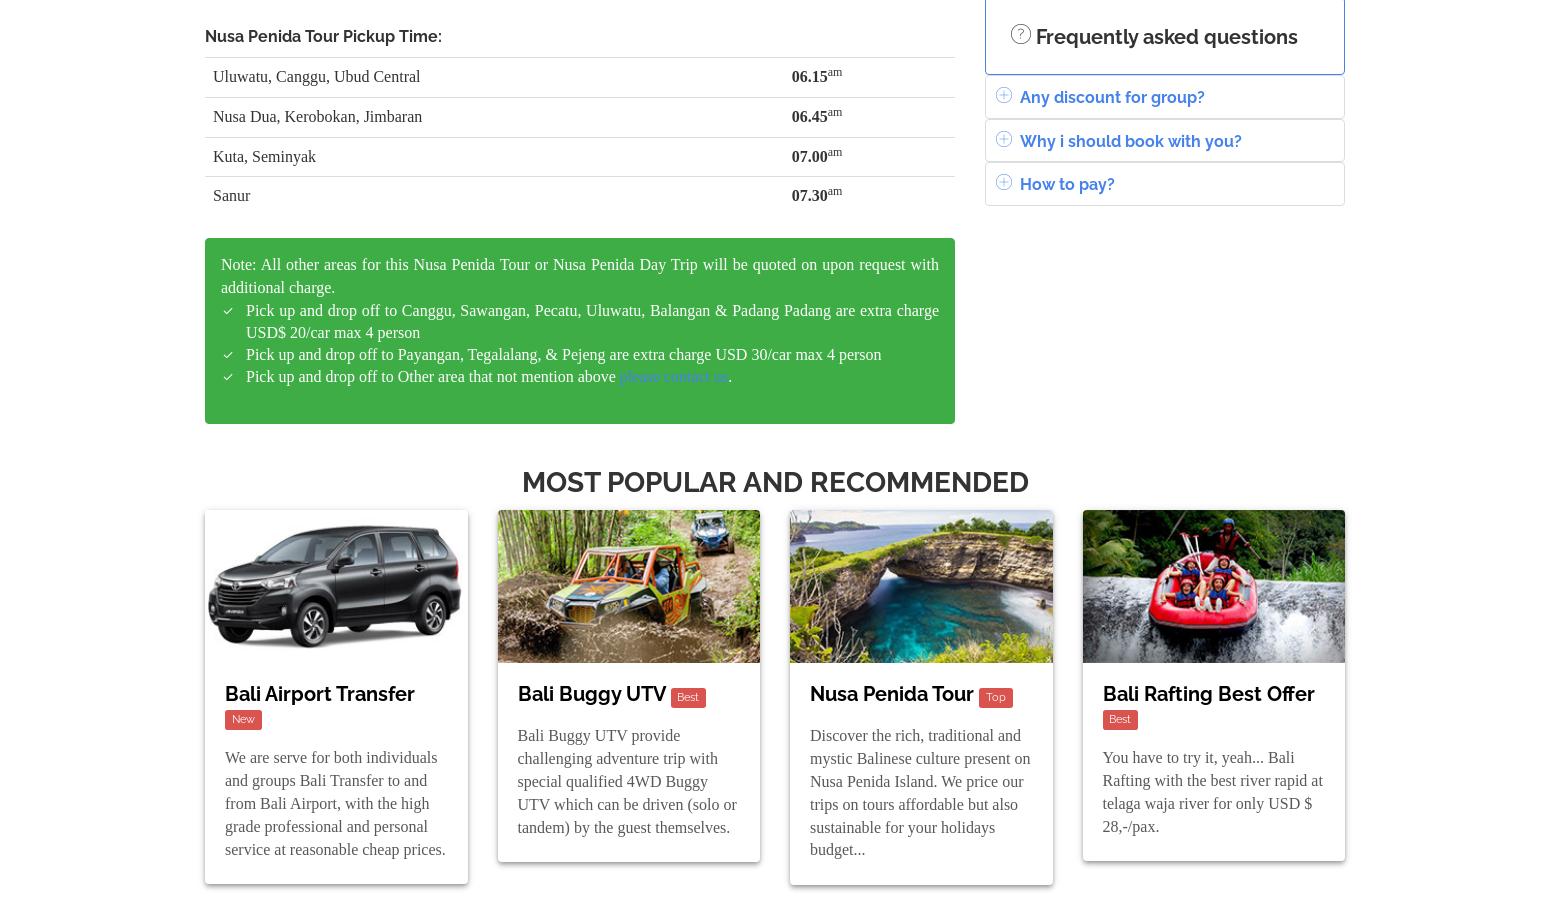  Describe the element at coordinates (1110, 96) in the screenshot. I see `'Any discount for group?'` at that location.